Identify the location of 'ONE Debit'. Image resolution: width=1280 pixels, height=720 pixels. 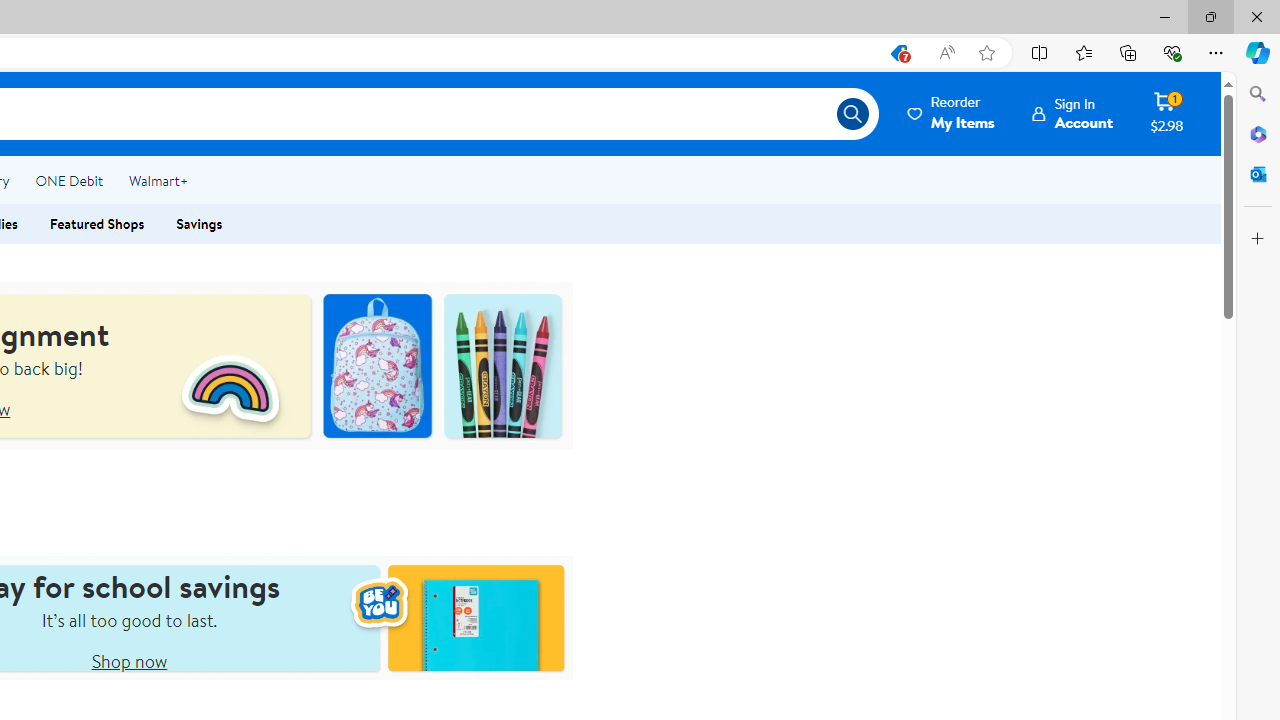
(69, 181).